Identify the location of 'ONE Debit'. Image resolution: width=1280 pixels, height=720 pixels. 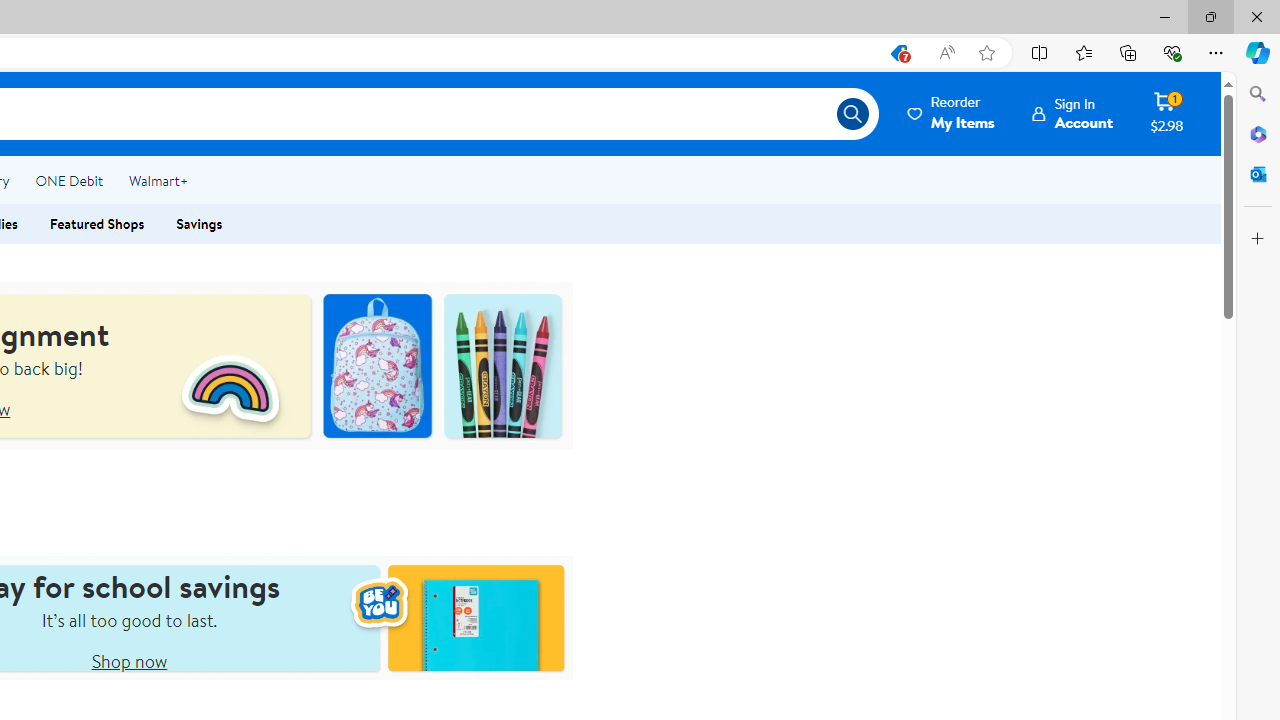
(69, 181).